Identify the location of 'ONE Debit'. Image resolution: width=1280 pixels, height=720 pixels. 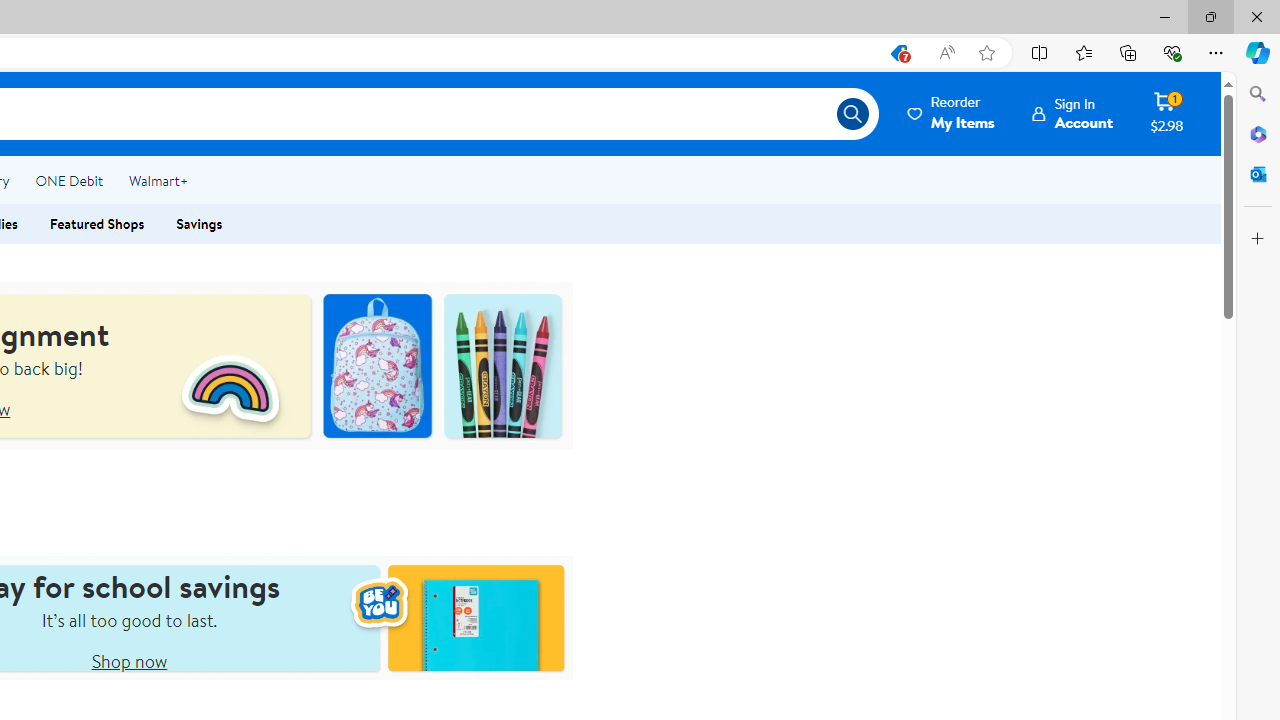
(69, 181).